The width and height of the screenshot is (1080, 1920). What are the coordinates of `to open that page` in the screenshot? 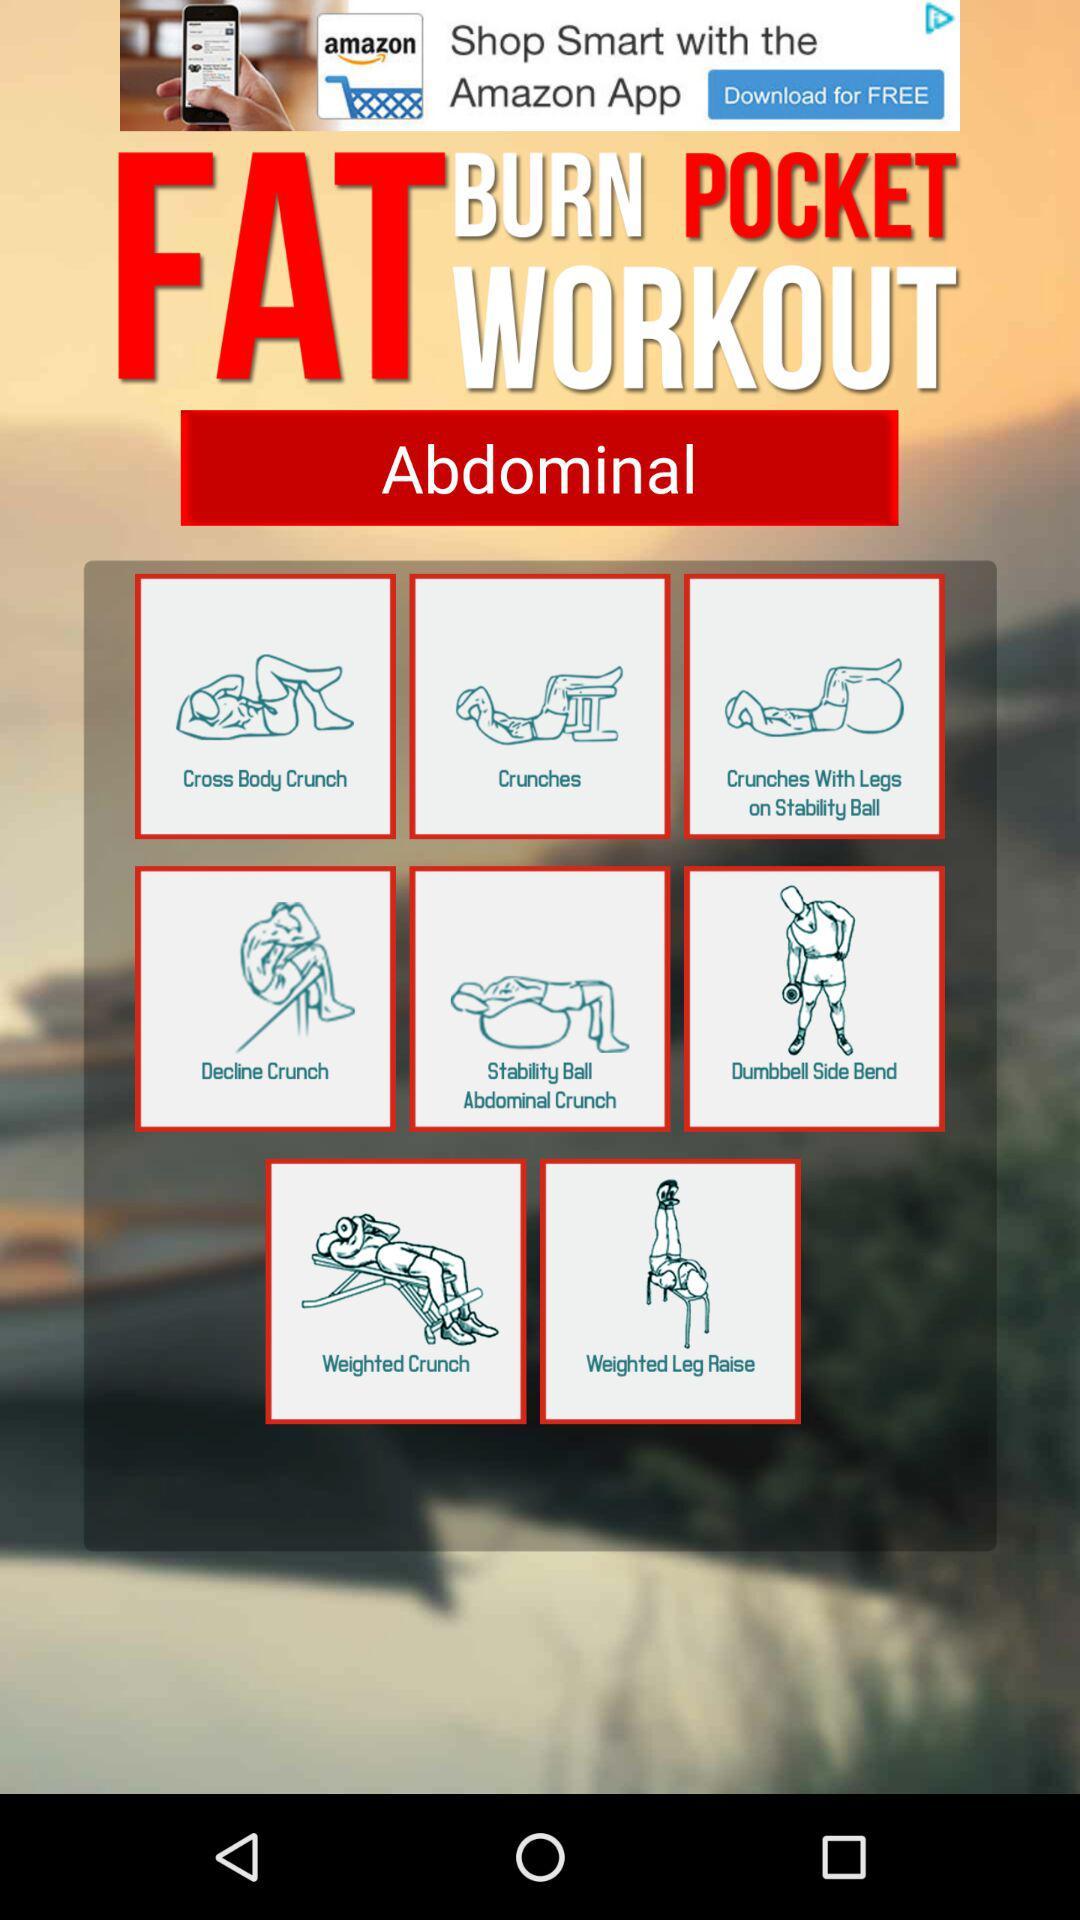 It's located at (264, 998).